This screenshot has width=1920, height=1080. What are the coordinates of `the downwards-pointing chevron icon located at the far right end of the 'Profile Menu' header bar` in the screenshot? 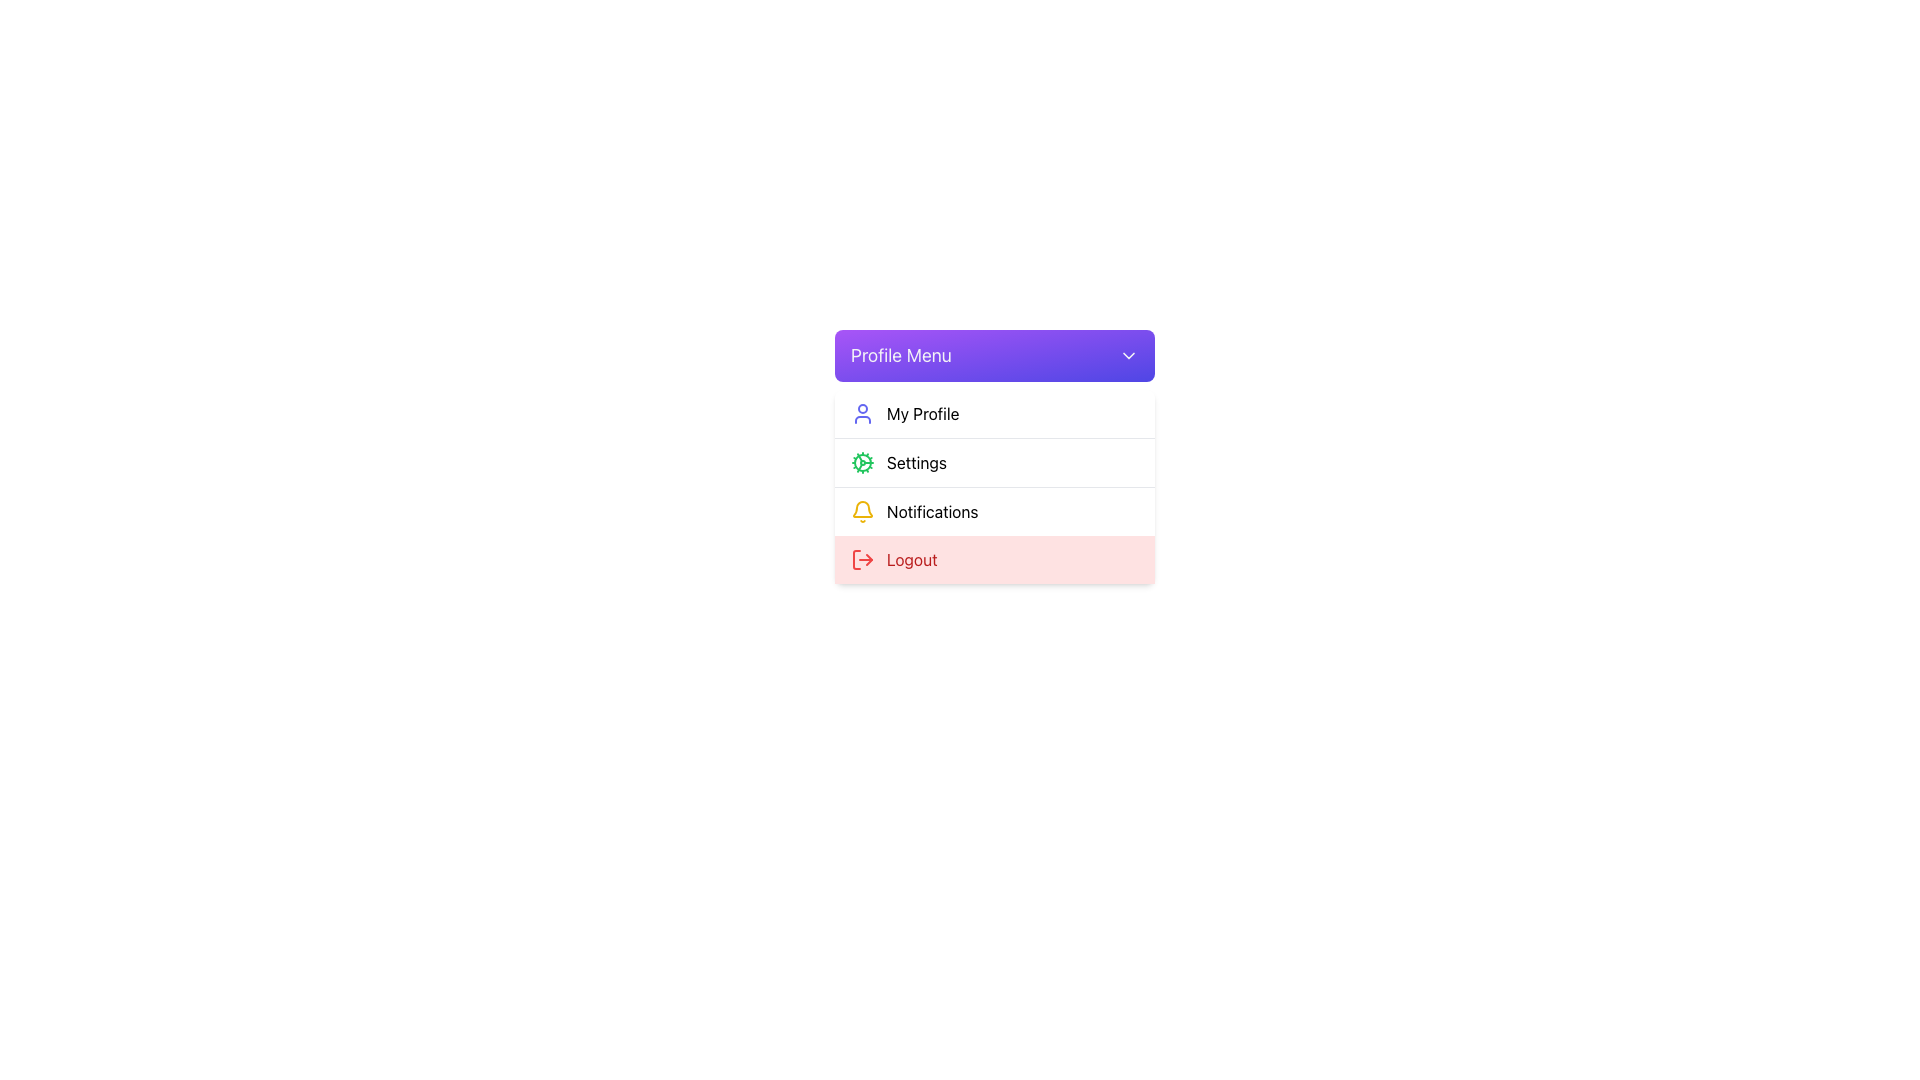 It's located at (1128, 354).